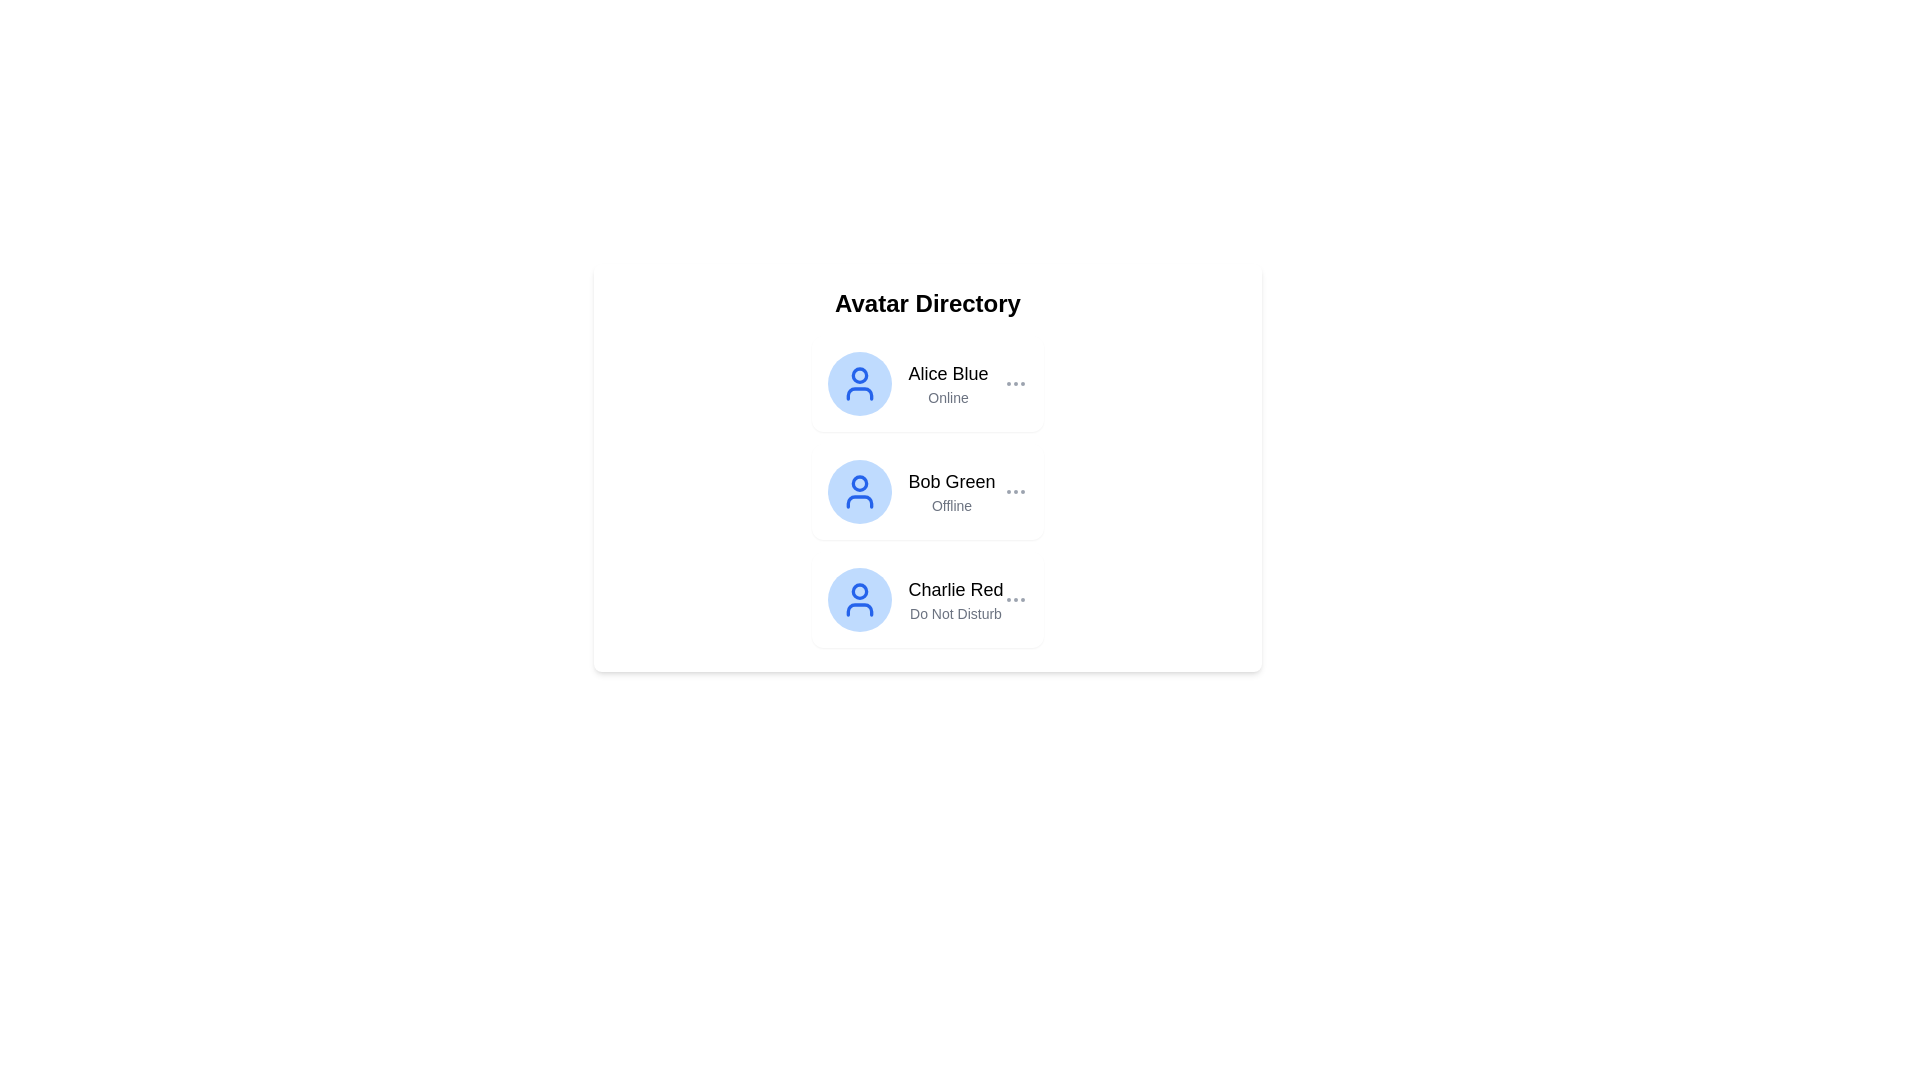 The height and width of the screenshot is (1080, 1920). I want to click on the badge of the user profile icon for 'Alice Blue', which is the lower component of the blue highlighted user icon, so click(860, 393).